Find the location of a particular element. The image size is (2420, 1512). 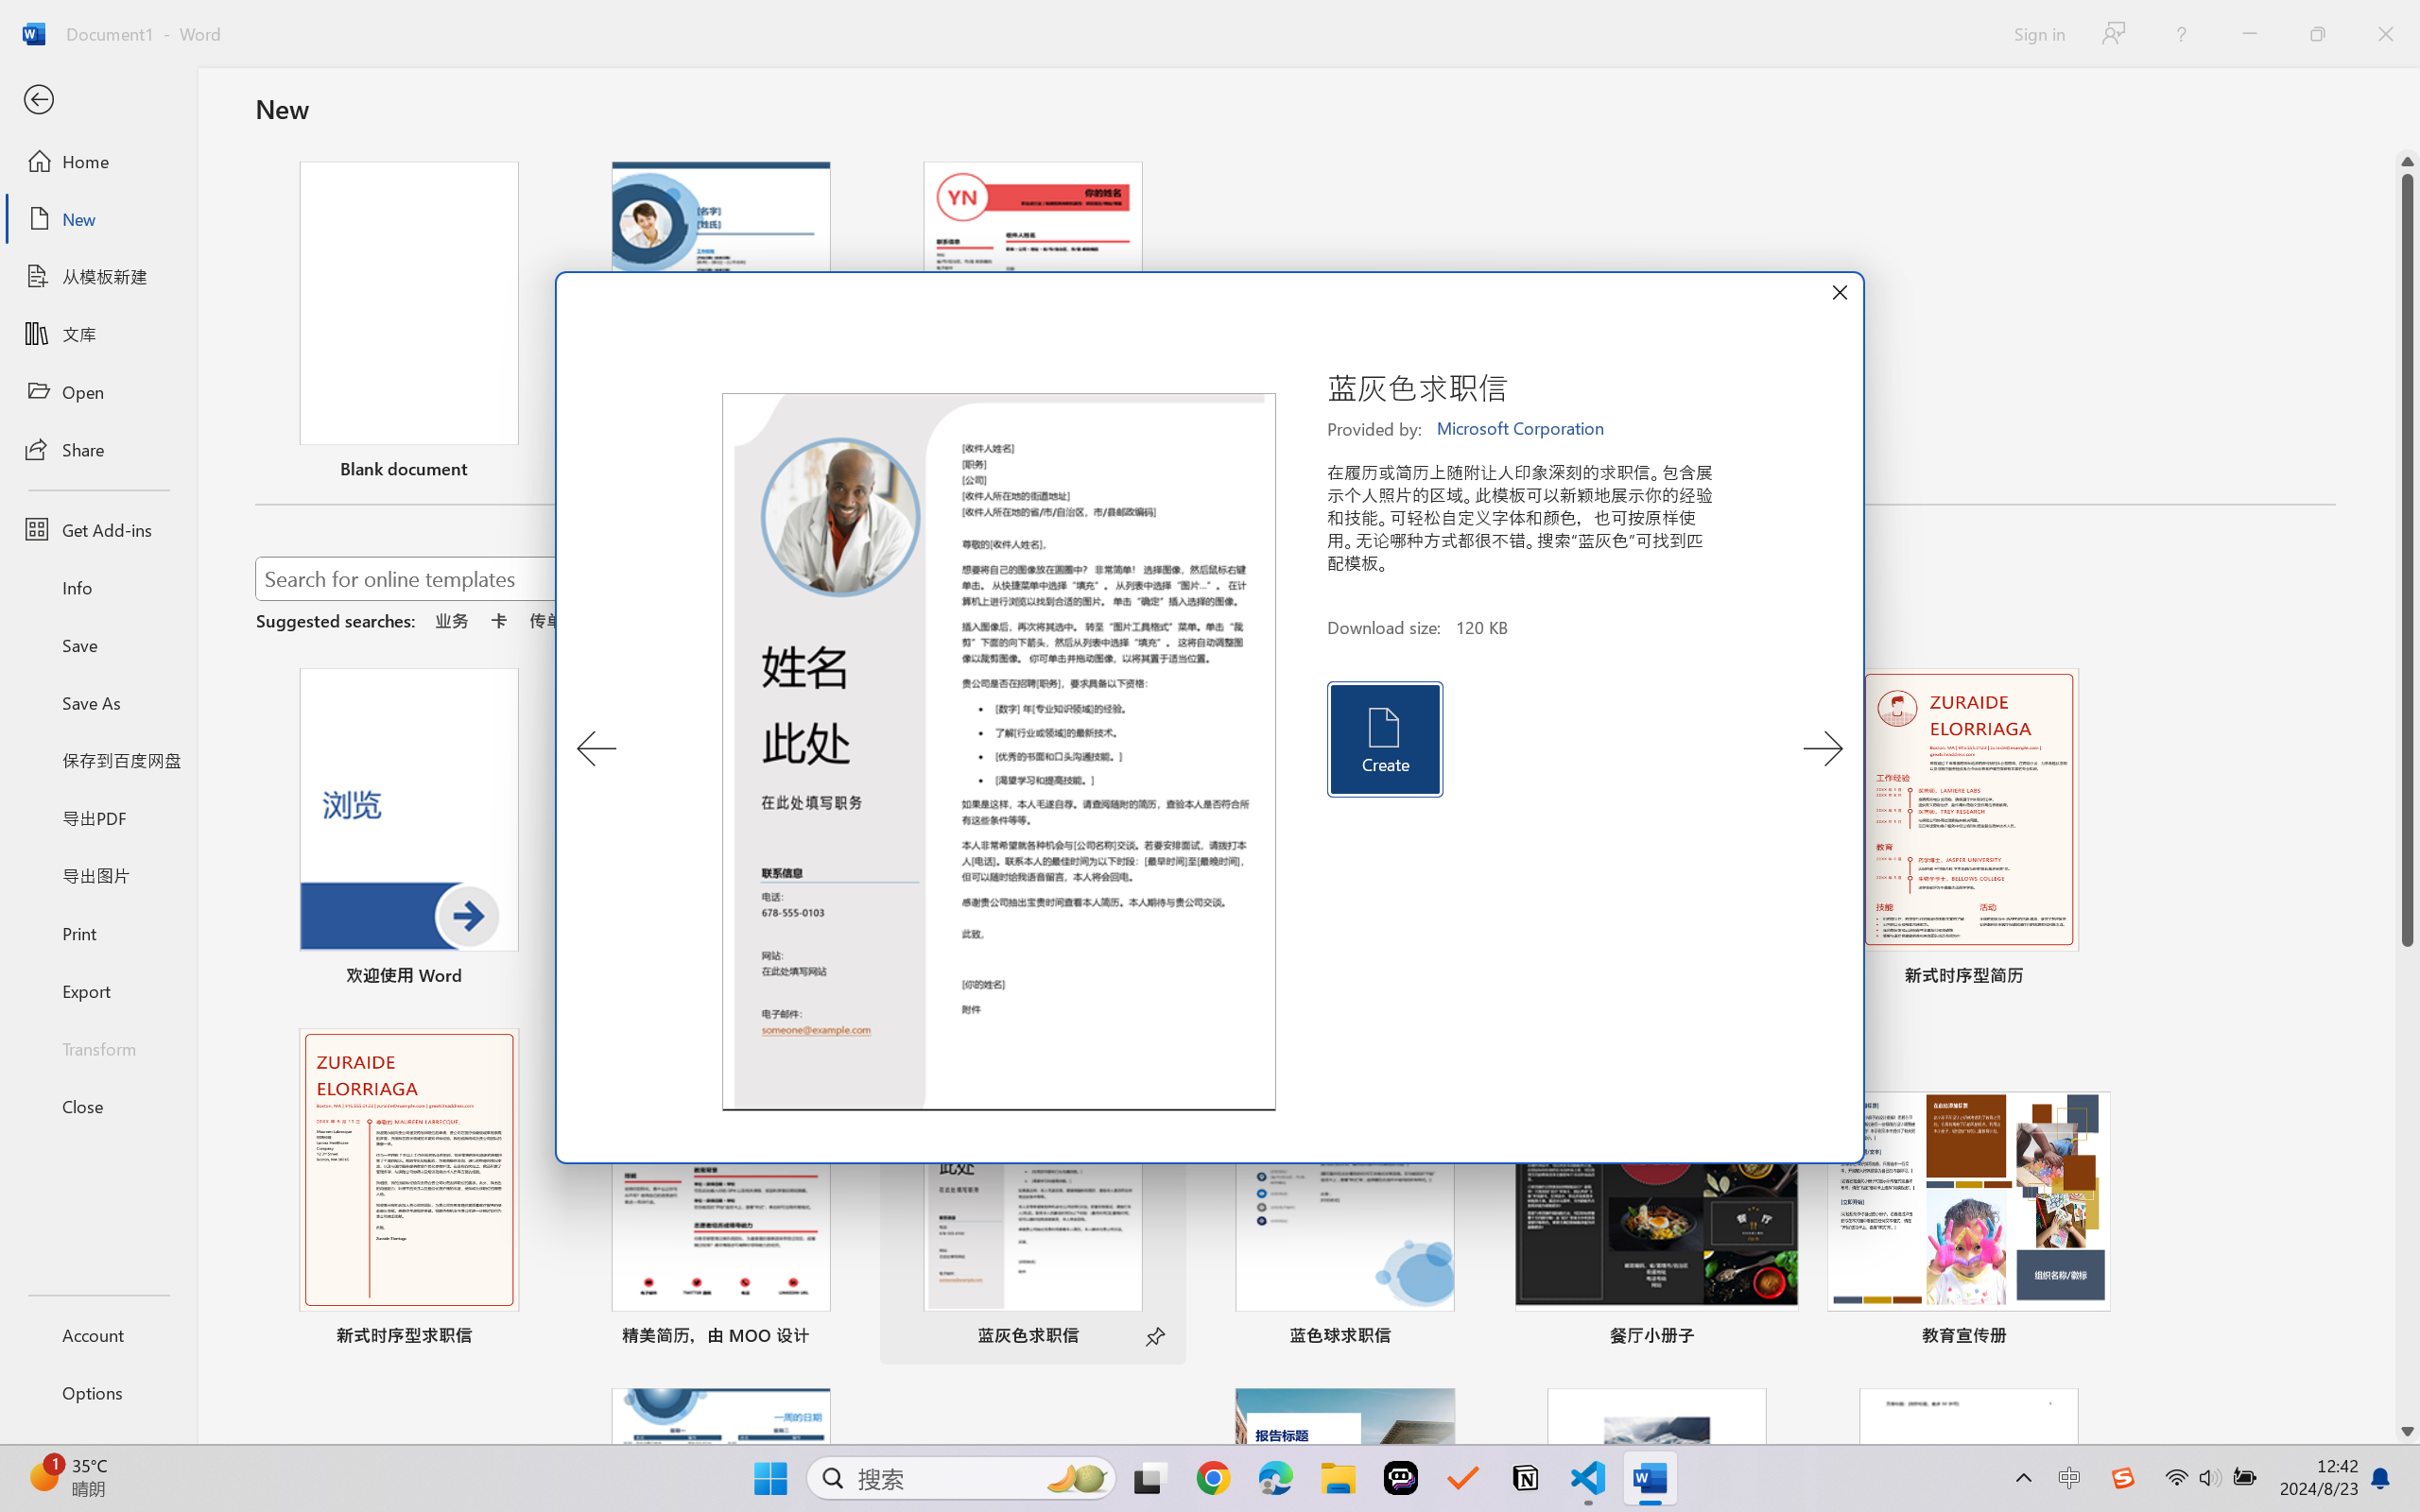

'Previous Template' is located at coordinates (596, 748).